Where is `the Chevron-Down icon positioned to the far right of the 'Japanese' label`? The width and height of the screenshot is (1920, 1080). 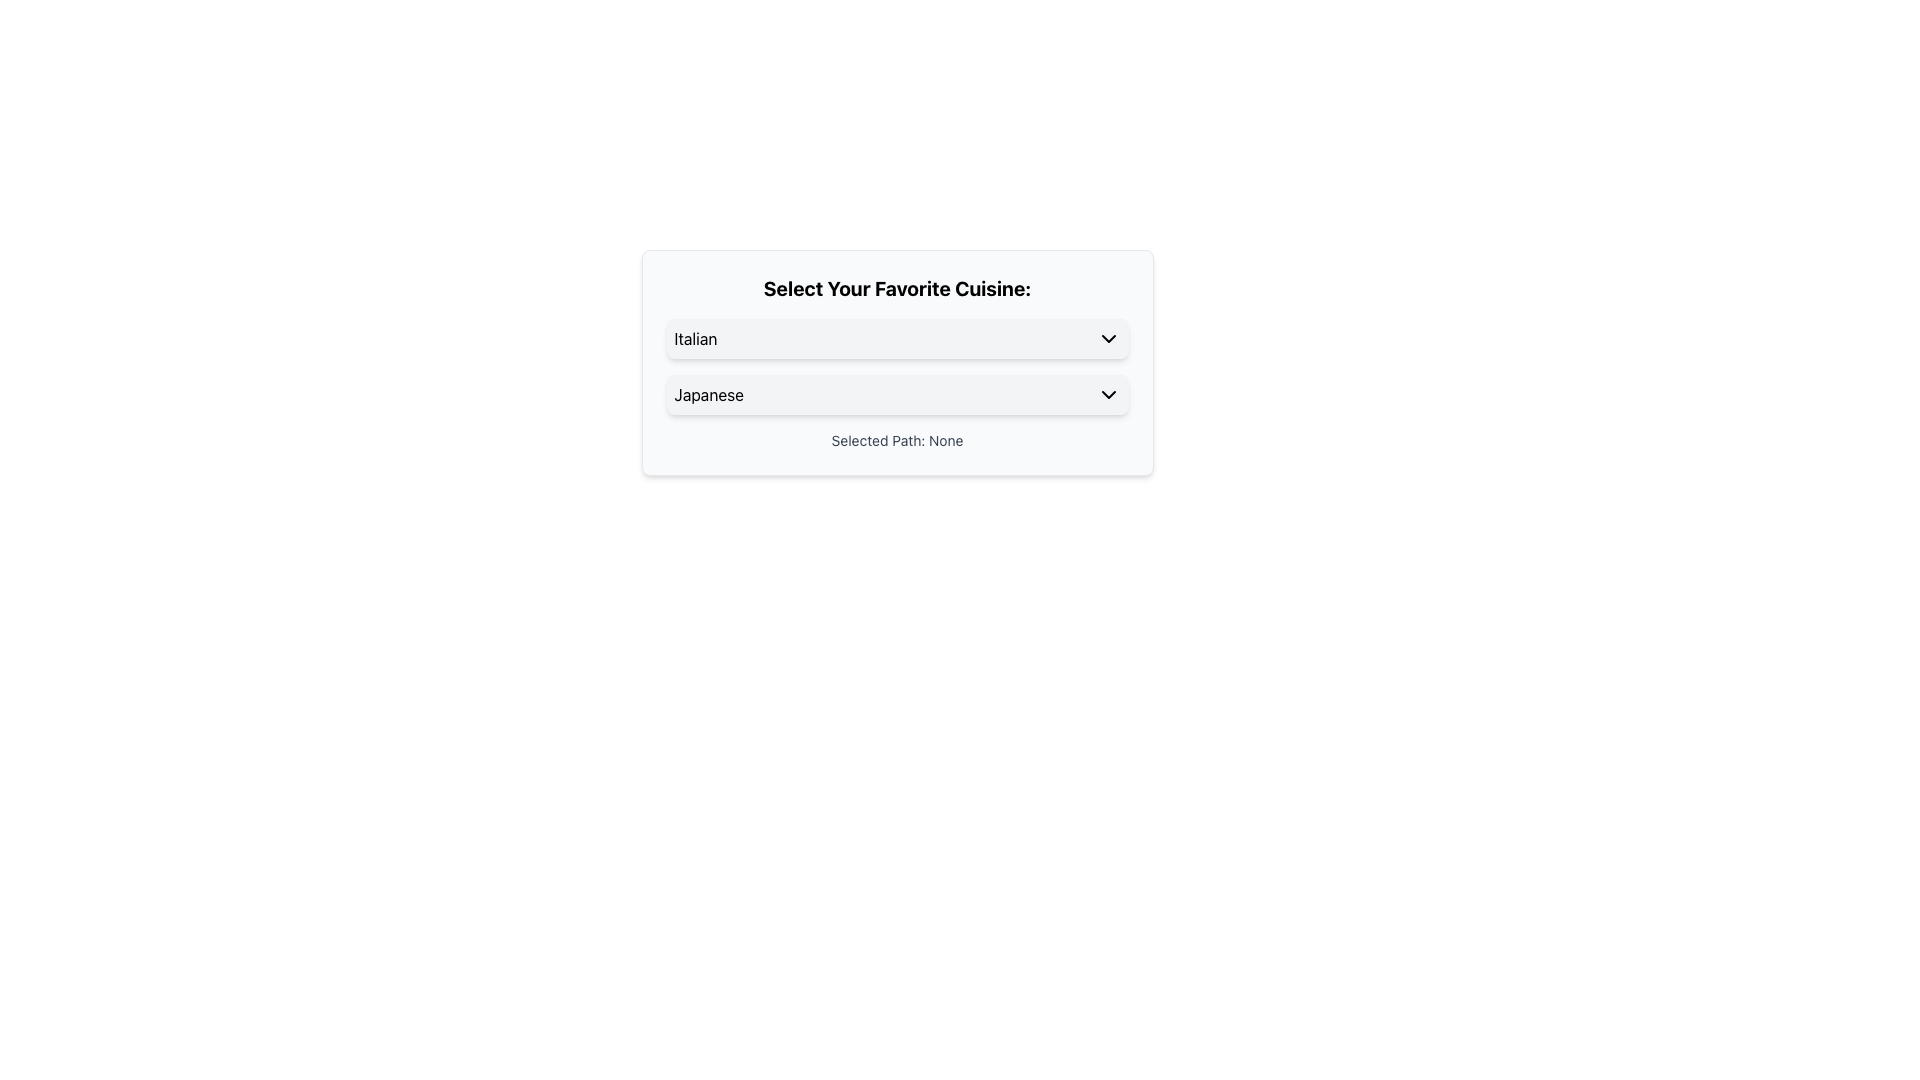
the Chevron-Down icon positioned to the far right of the 'Japanese' label is located at coordinates (1107, 394).